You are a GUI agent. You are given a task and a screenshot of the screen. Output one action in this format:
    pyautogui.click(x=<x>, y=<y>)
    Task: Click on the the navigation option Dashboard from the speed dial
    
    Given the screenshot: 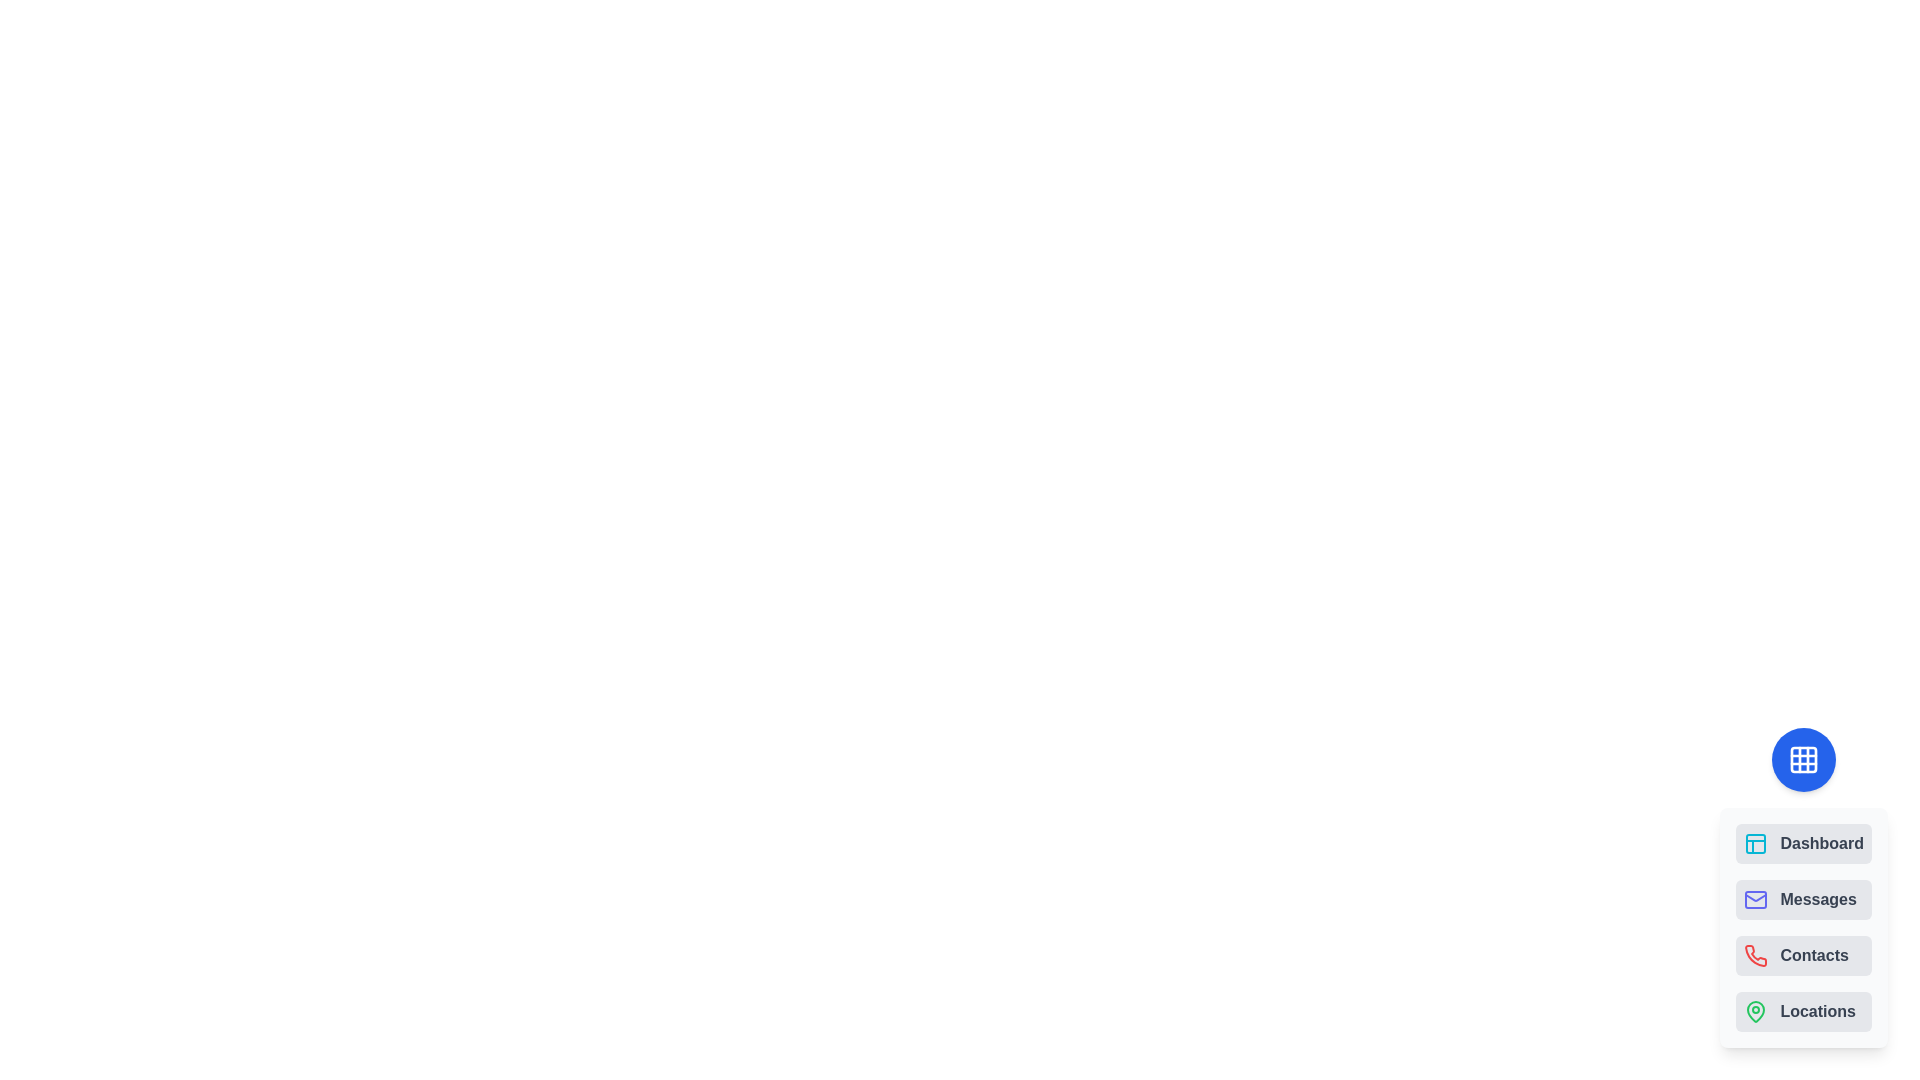 What is the action you would take?
    pyautogui.click(x=1804, y=844)
    